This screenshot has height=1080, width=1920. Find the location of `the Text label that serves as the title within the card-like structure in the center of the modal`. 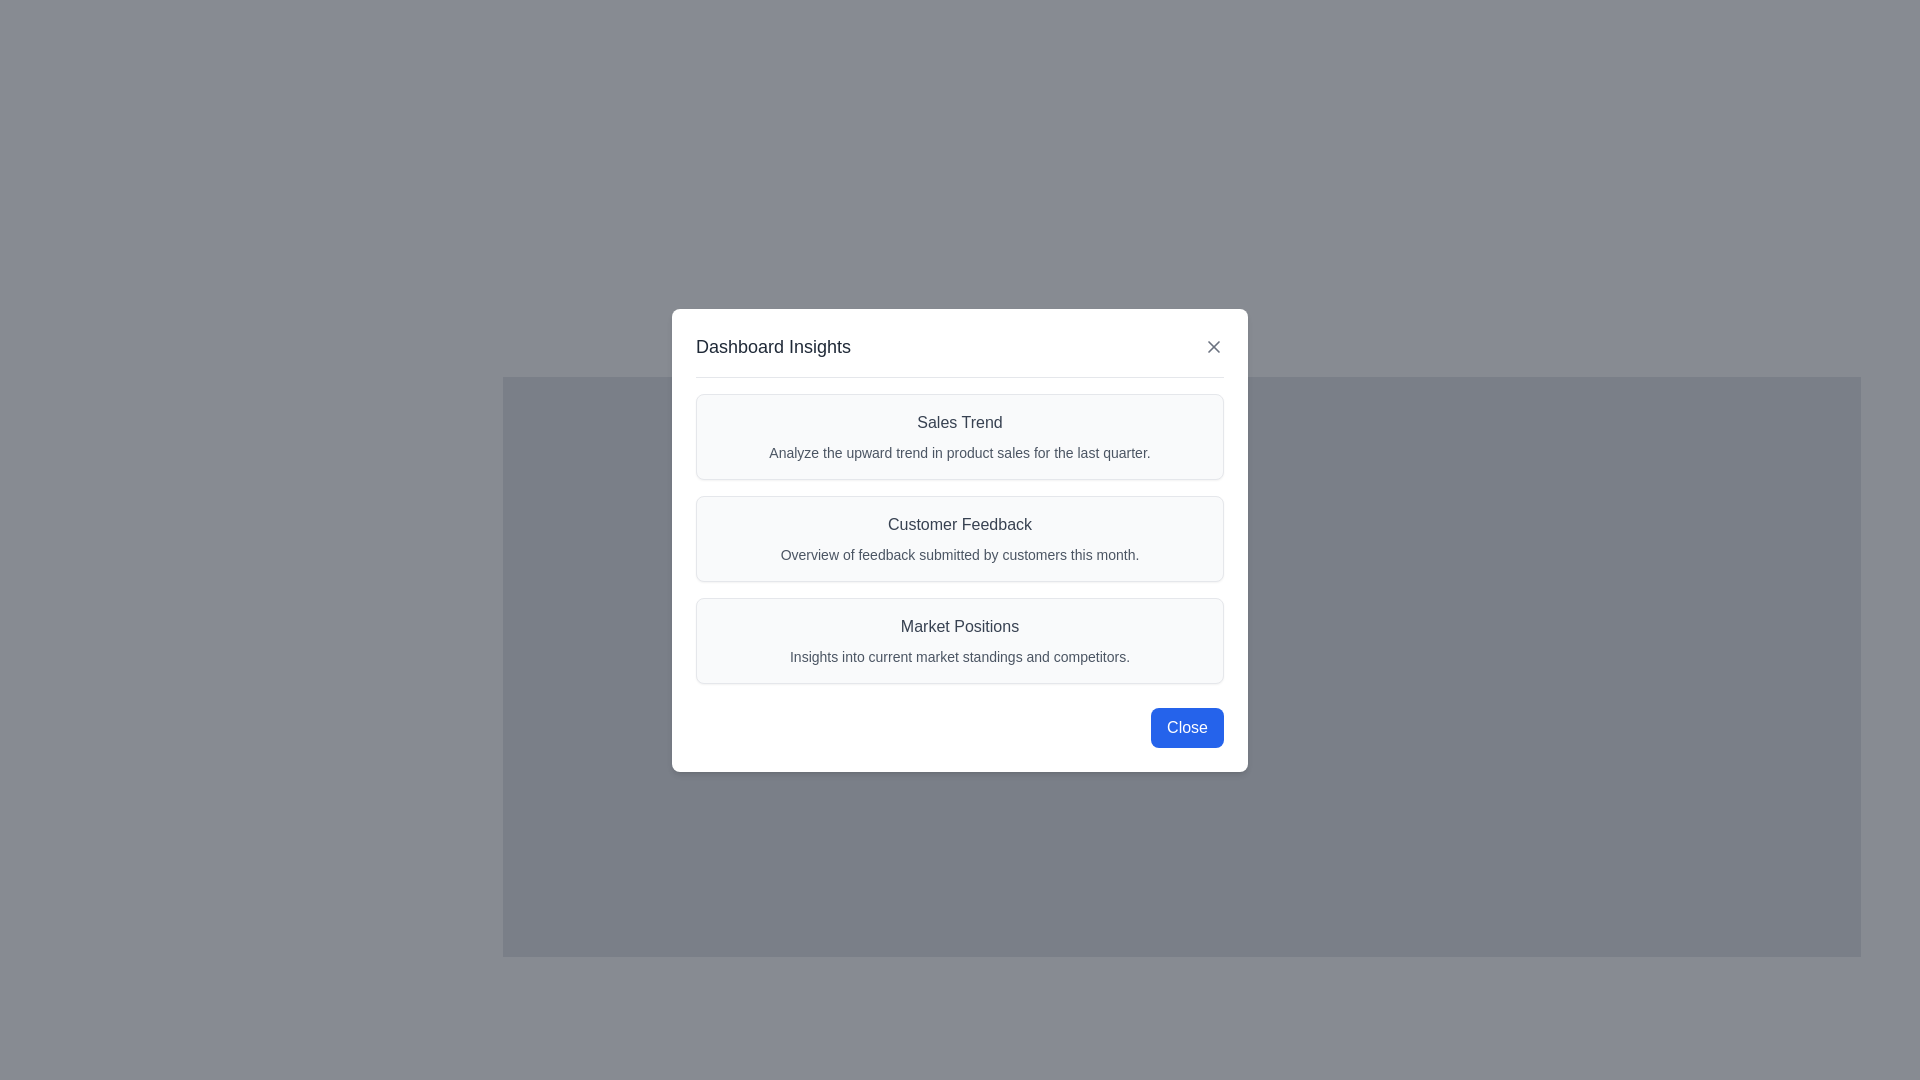

the Text label that serves as the title within the card-like structure in the center of the modal is located at coordinates (960, 523).